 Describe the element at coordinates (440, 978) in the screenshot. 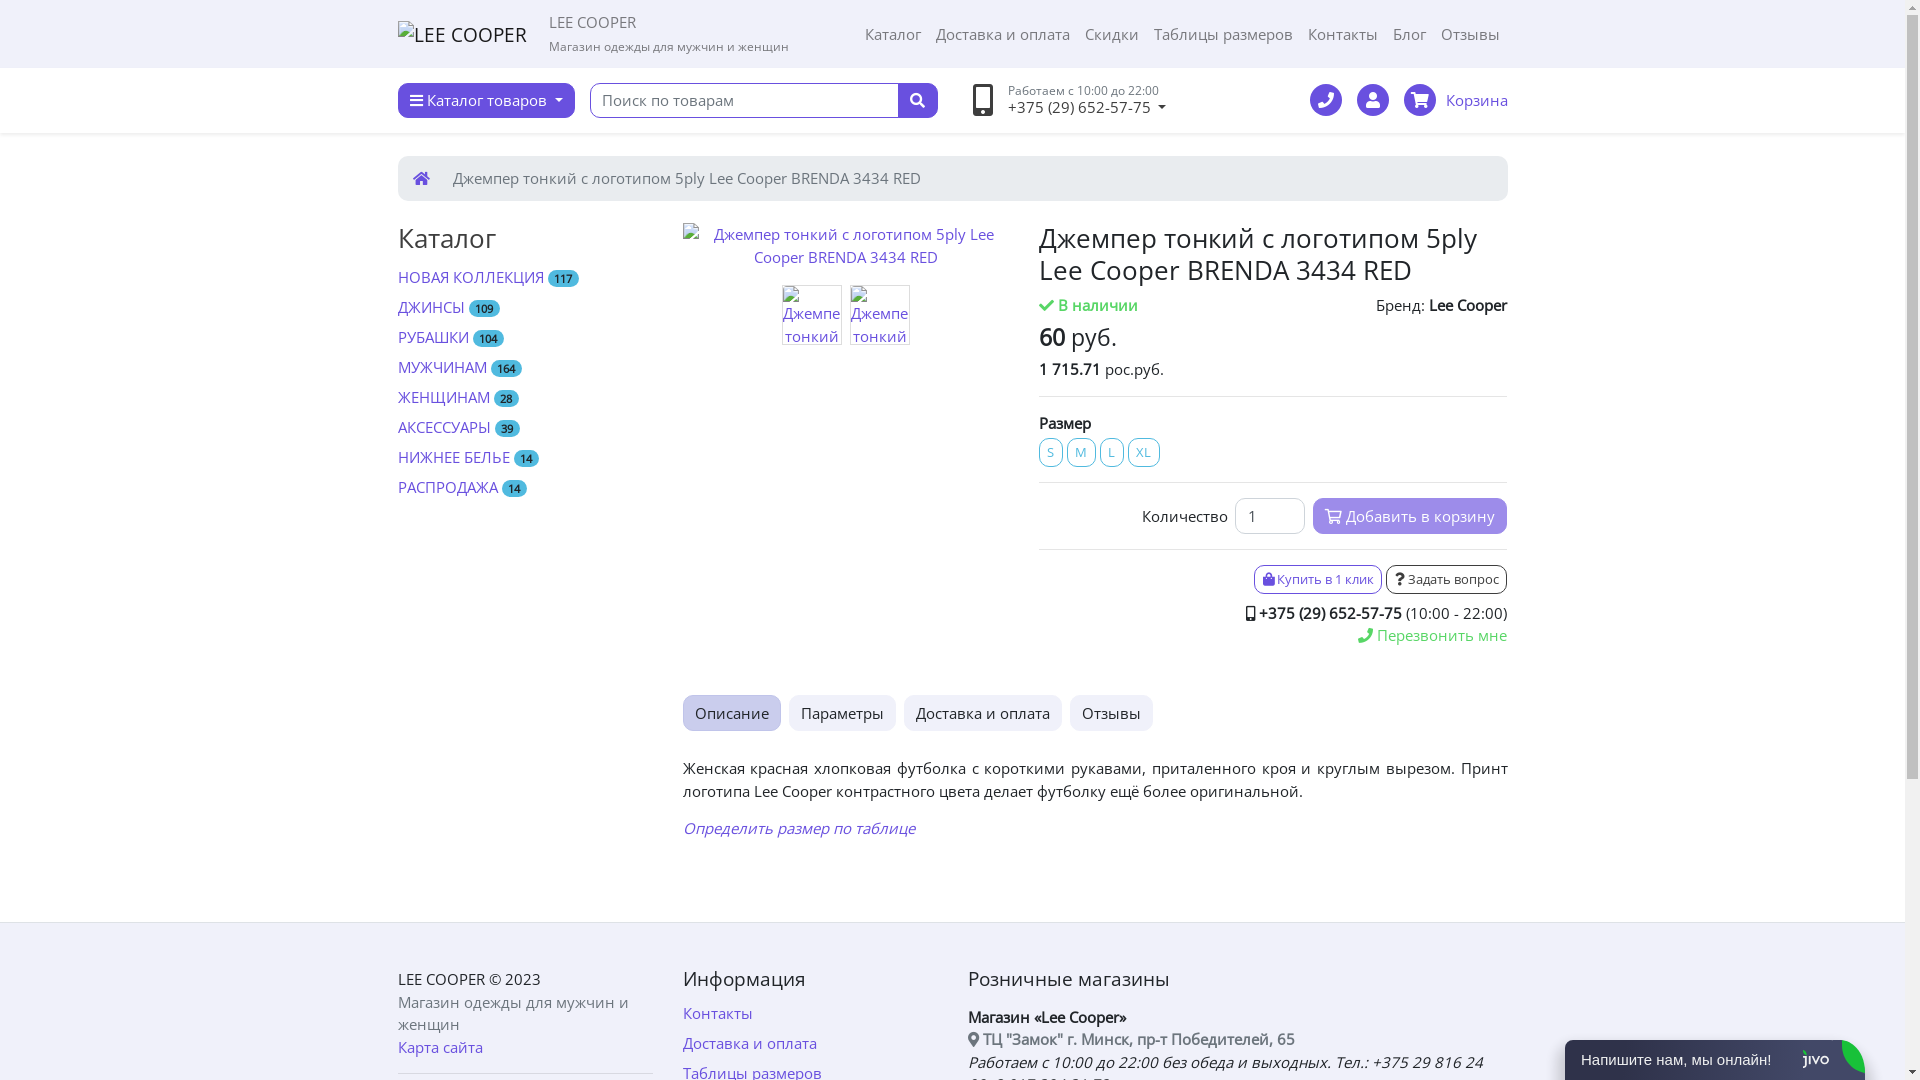

I see `'LEE COOPER'` at that location.